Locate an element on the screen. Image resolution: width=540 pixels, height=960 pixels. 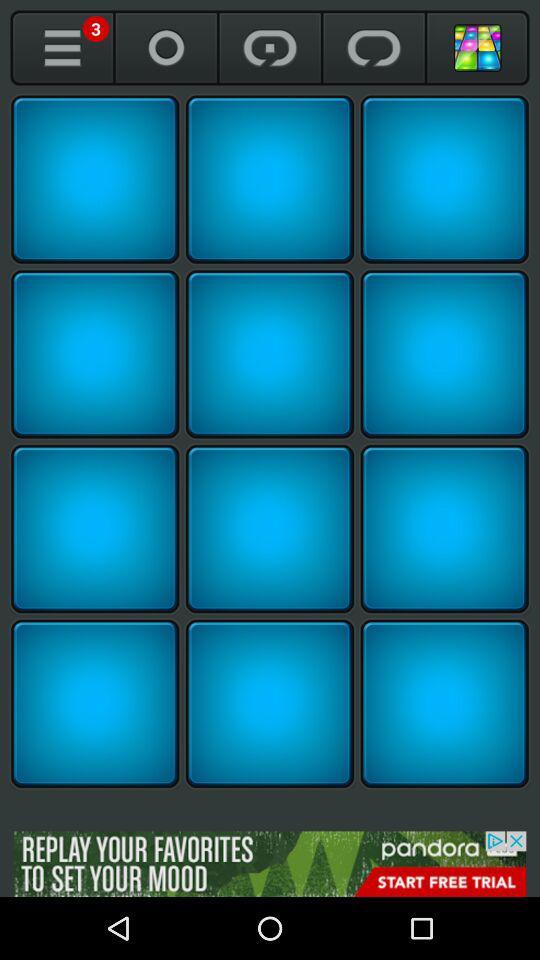
advertisement with link to product or service is located at coordinates (270, 863).